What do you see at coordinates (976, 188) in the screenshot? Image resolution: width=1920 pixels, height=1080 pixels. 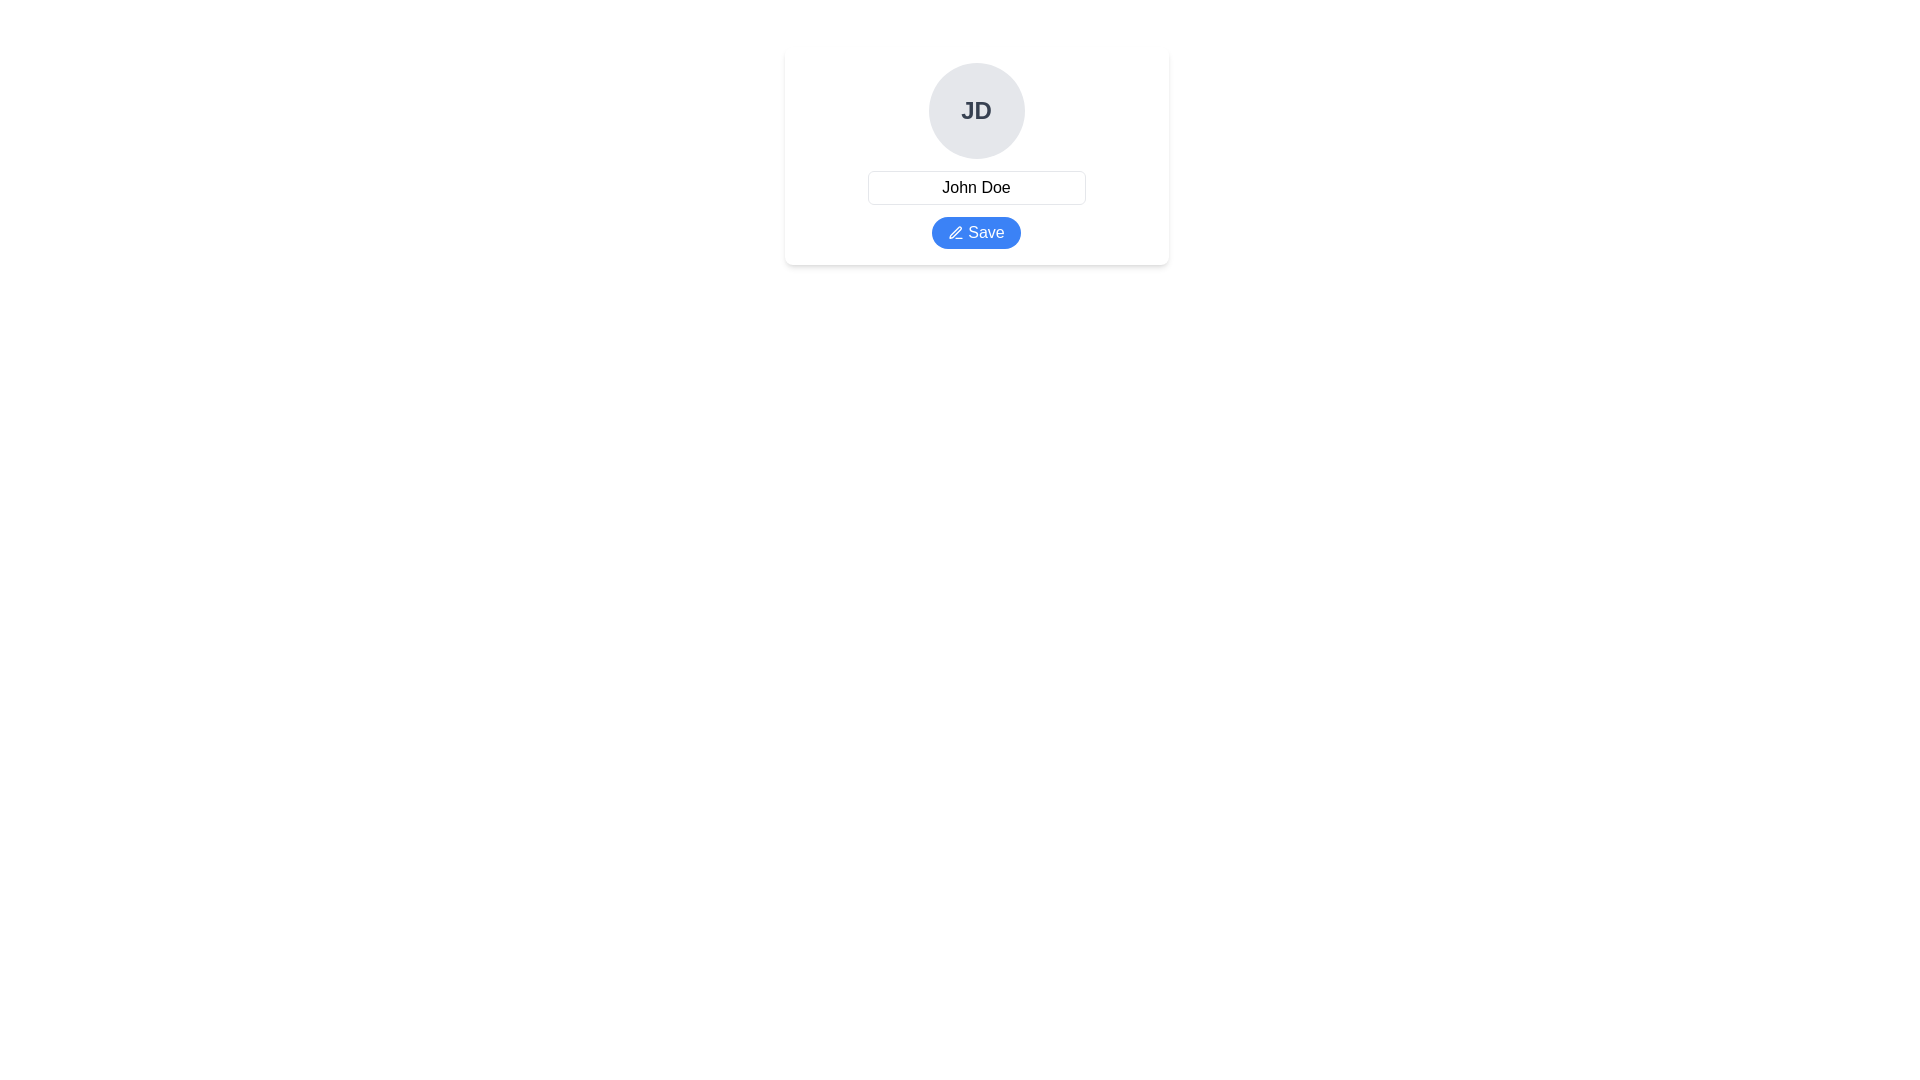 I see `the Static Text Display Field containing the text 'John Doe', which is positioned beneath the avatar circle labeled 'JD' and above the blue 'Save' button` at bounding box center [976, 188].